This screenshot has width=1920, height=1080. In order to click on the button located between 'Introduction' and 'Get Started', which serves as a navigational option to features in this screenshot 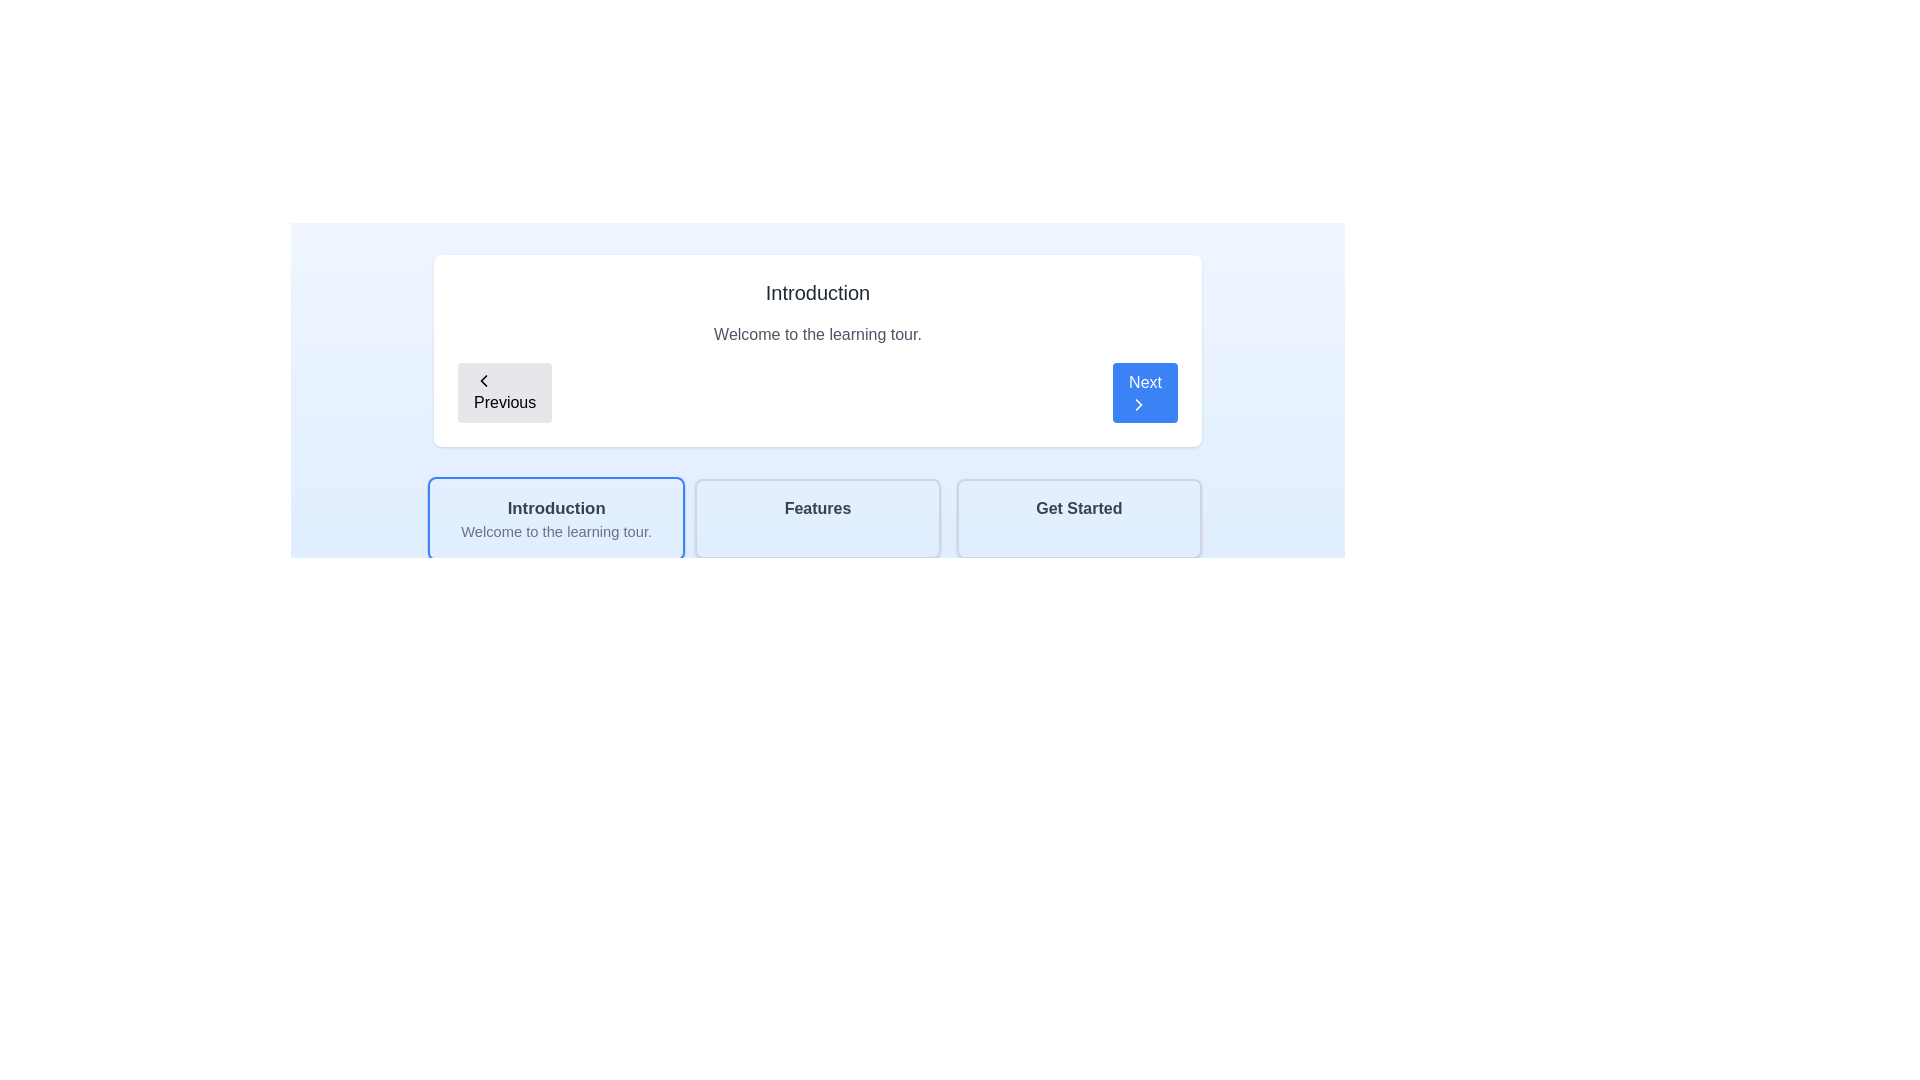, I will do `click(817, 518)`.